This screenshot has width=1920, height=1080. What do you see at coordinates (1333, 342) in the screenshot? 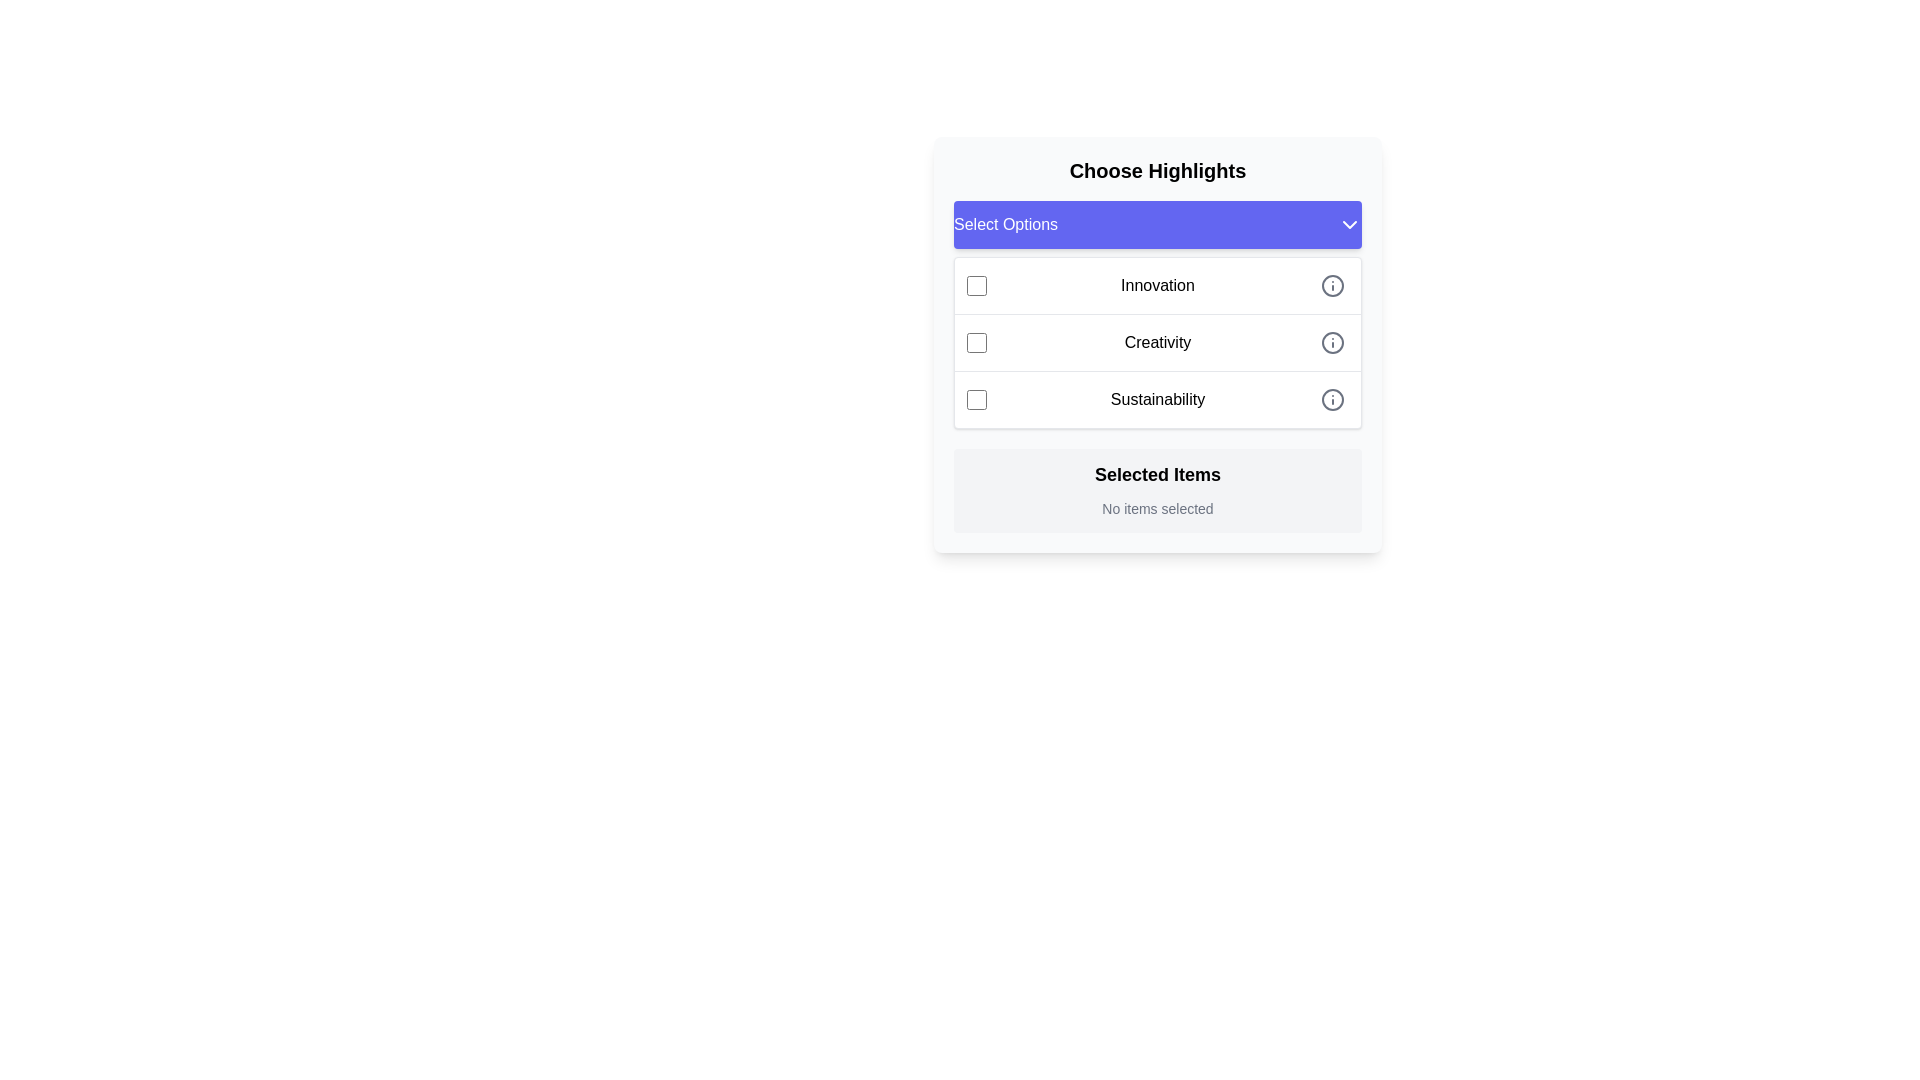
I see `the info button located to the far-right of the 'Creativity' row` at bounding box center [1333, 342].